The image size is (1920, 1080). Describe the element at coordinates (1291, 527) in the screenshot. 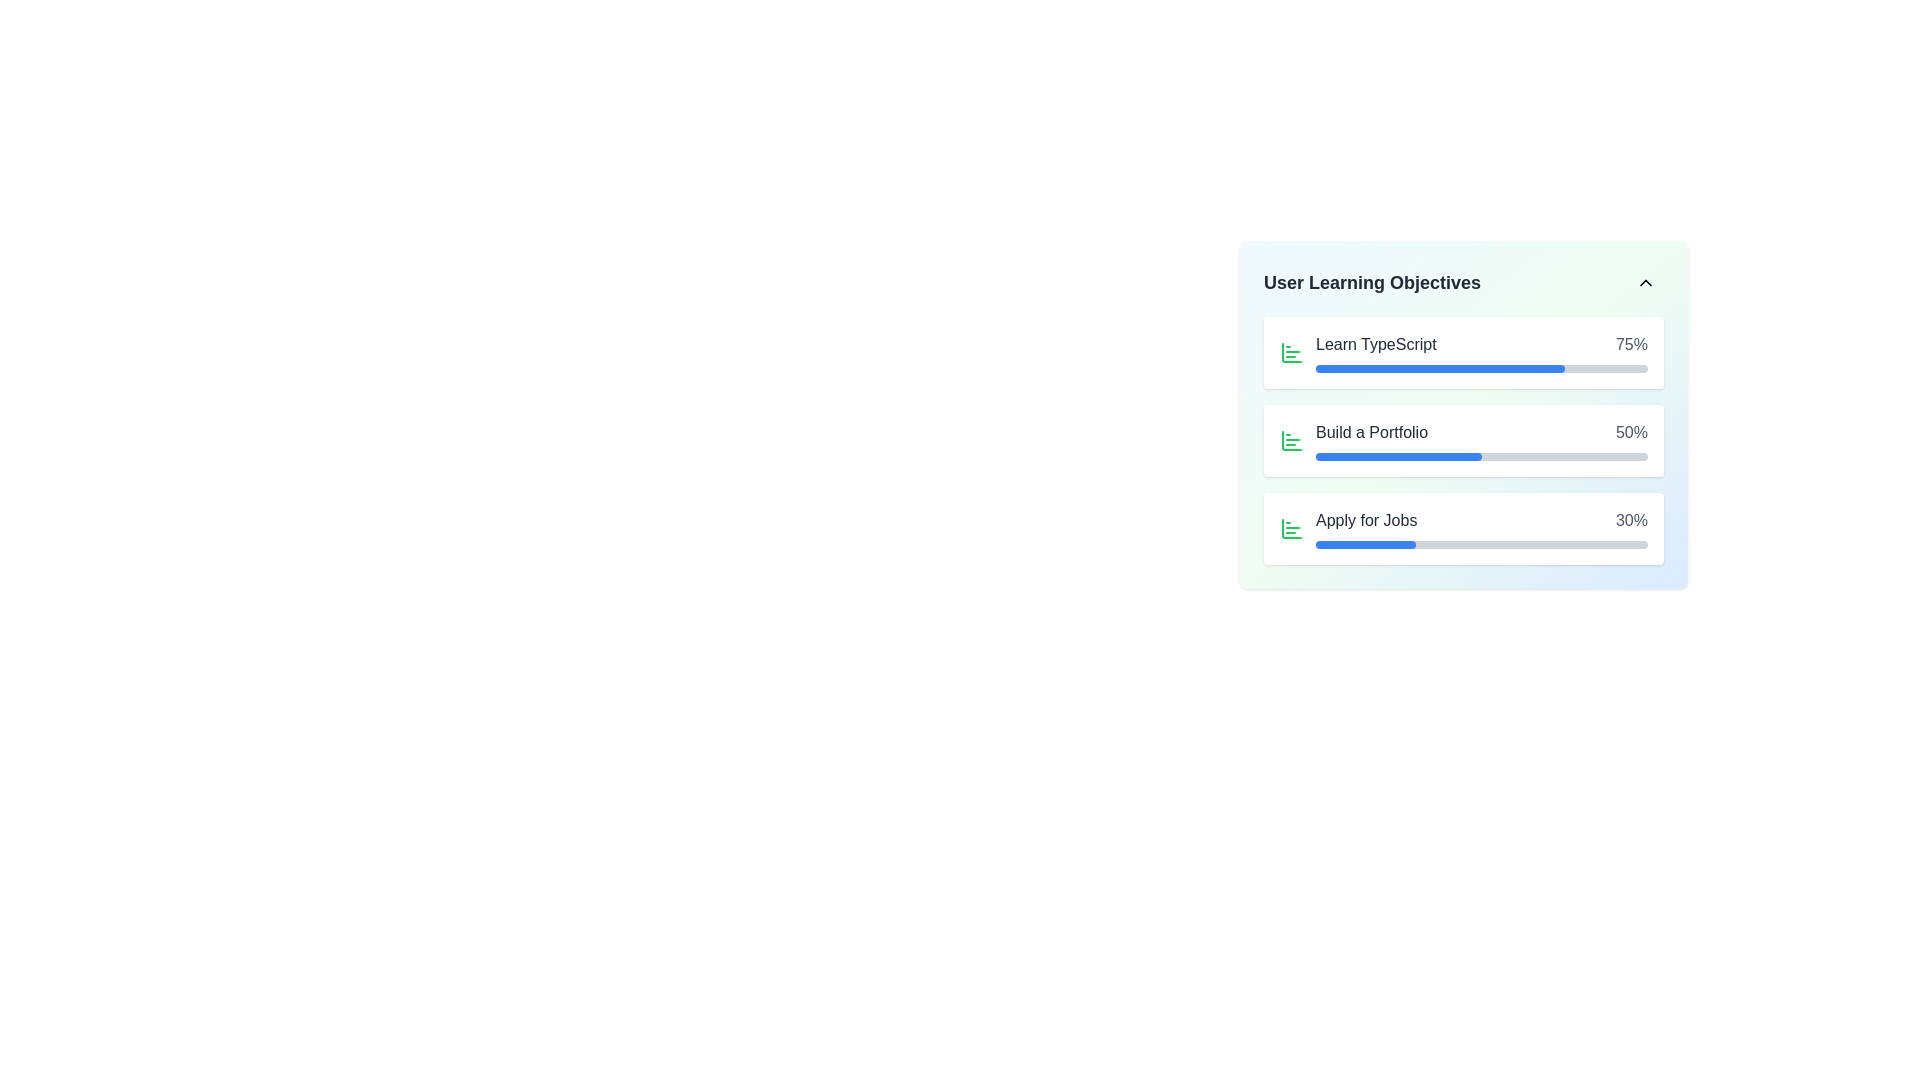

I see `the leftmost green bar of the bar chart icon, which is styled as a vertical rectangle with rounded corners` at that location.